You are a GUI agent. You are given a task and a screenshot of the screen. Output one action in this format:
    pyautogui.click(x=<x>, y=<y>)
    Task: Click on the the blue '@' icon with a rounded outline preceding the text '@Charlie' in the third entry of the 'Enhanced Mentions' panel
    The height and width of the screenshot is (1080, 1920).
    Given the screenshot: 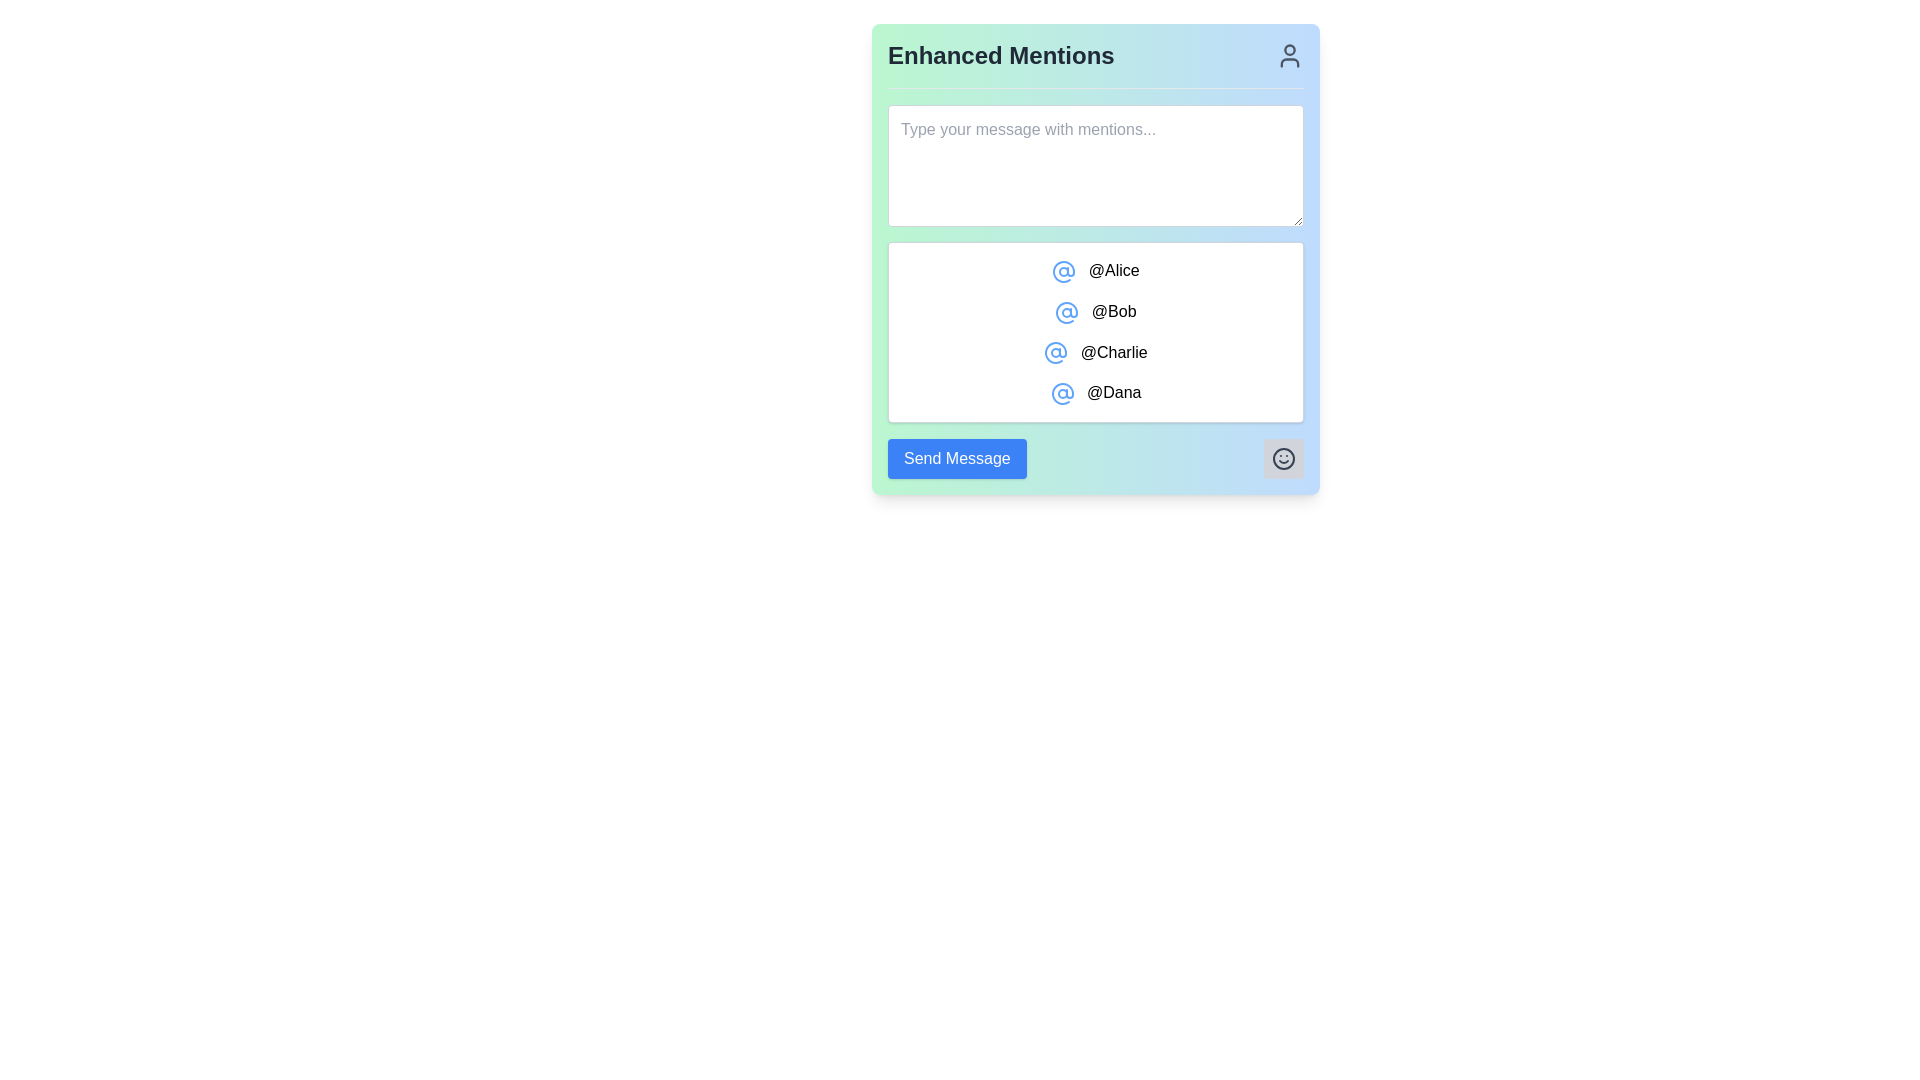 What is the action you would take?
    pyautogui.click(x=1055, y=352)
    